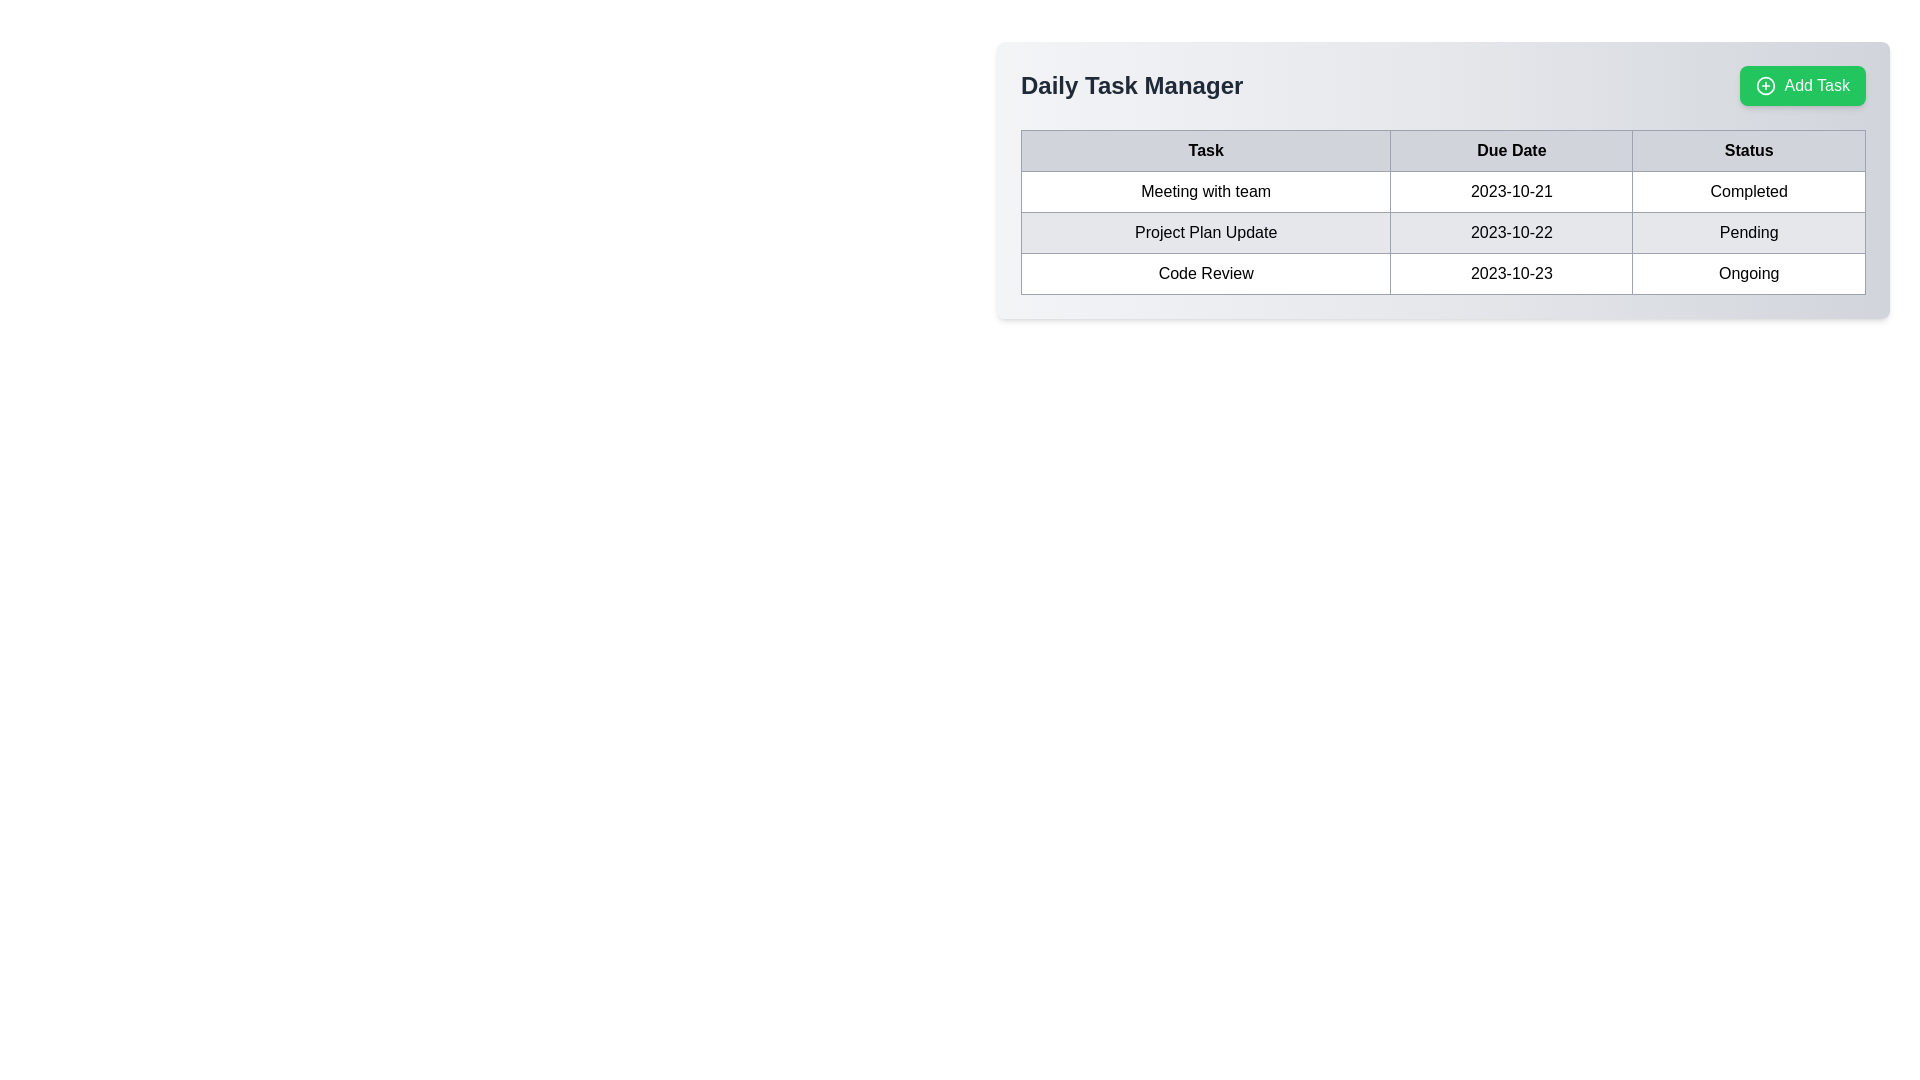  What do you see at coordinates (1443, 273) in the screenshot?
I see `the task entry row located in the third row of the task management table` at bounding box center [1443, 273].